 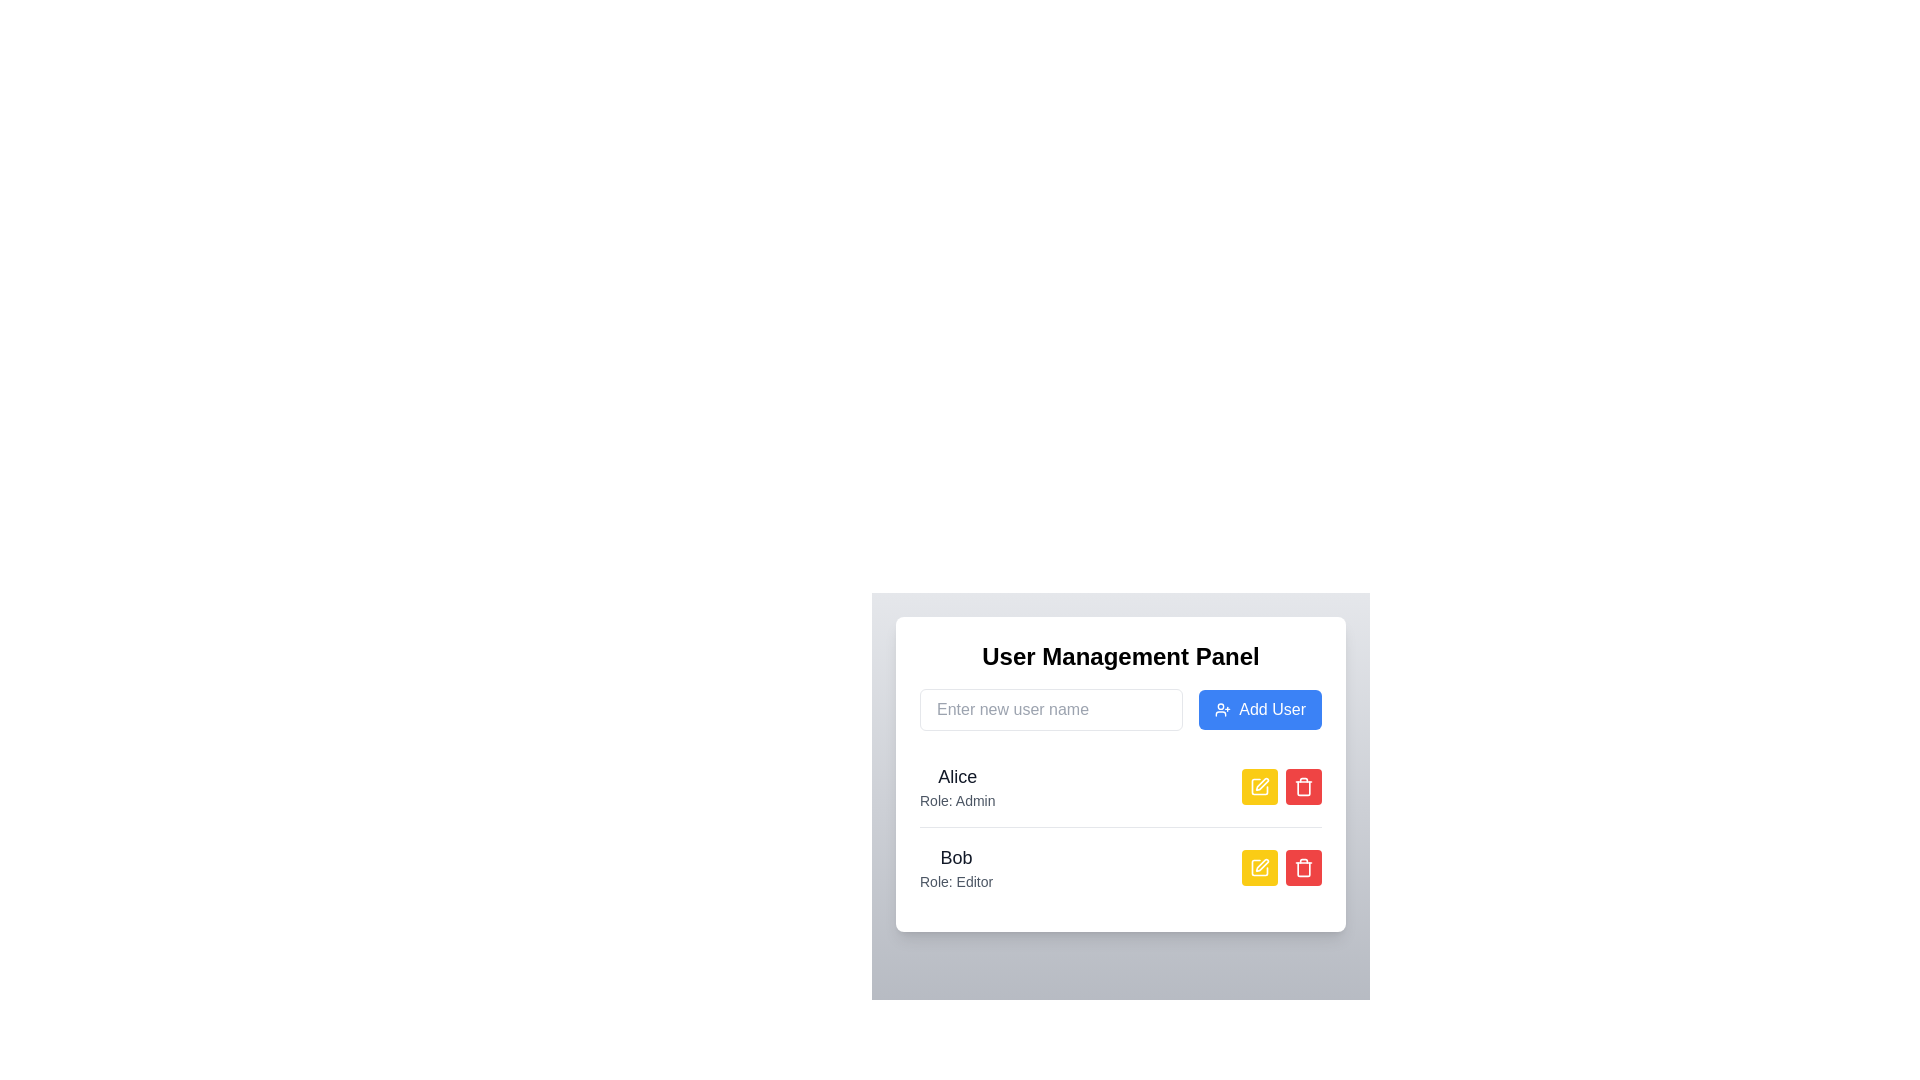 I want to click on the user icon with a plus sign located on the left side of the 'Add User' button in the user management panel, so click(x=1222, y=708).